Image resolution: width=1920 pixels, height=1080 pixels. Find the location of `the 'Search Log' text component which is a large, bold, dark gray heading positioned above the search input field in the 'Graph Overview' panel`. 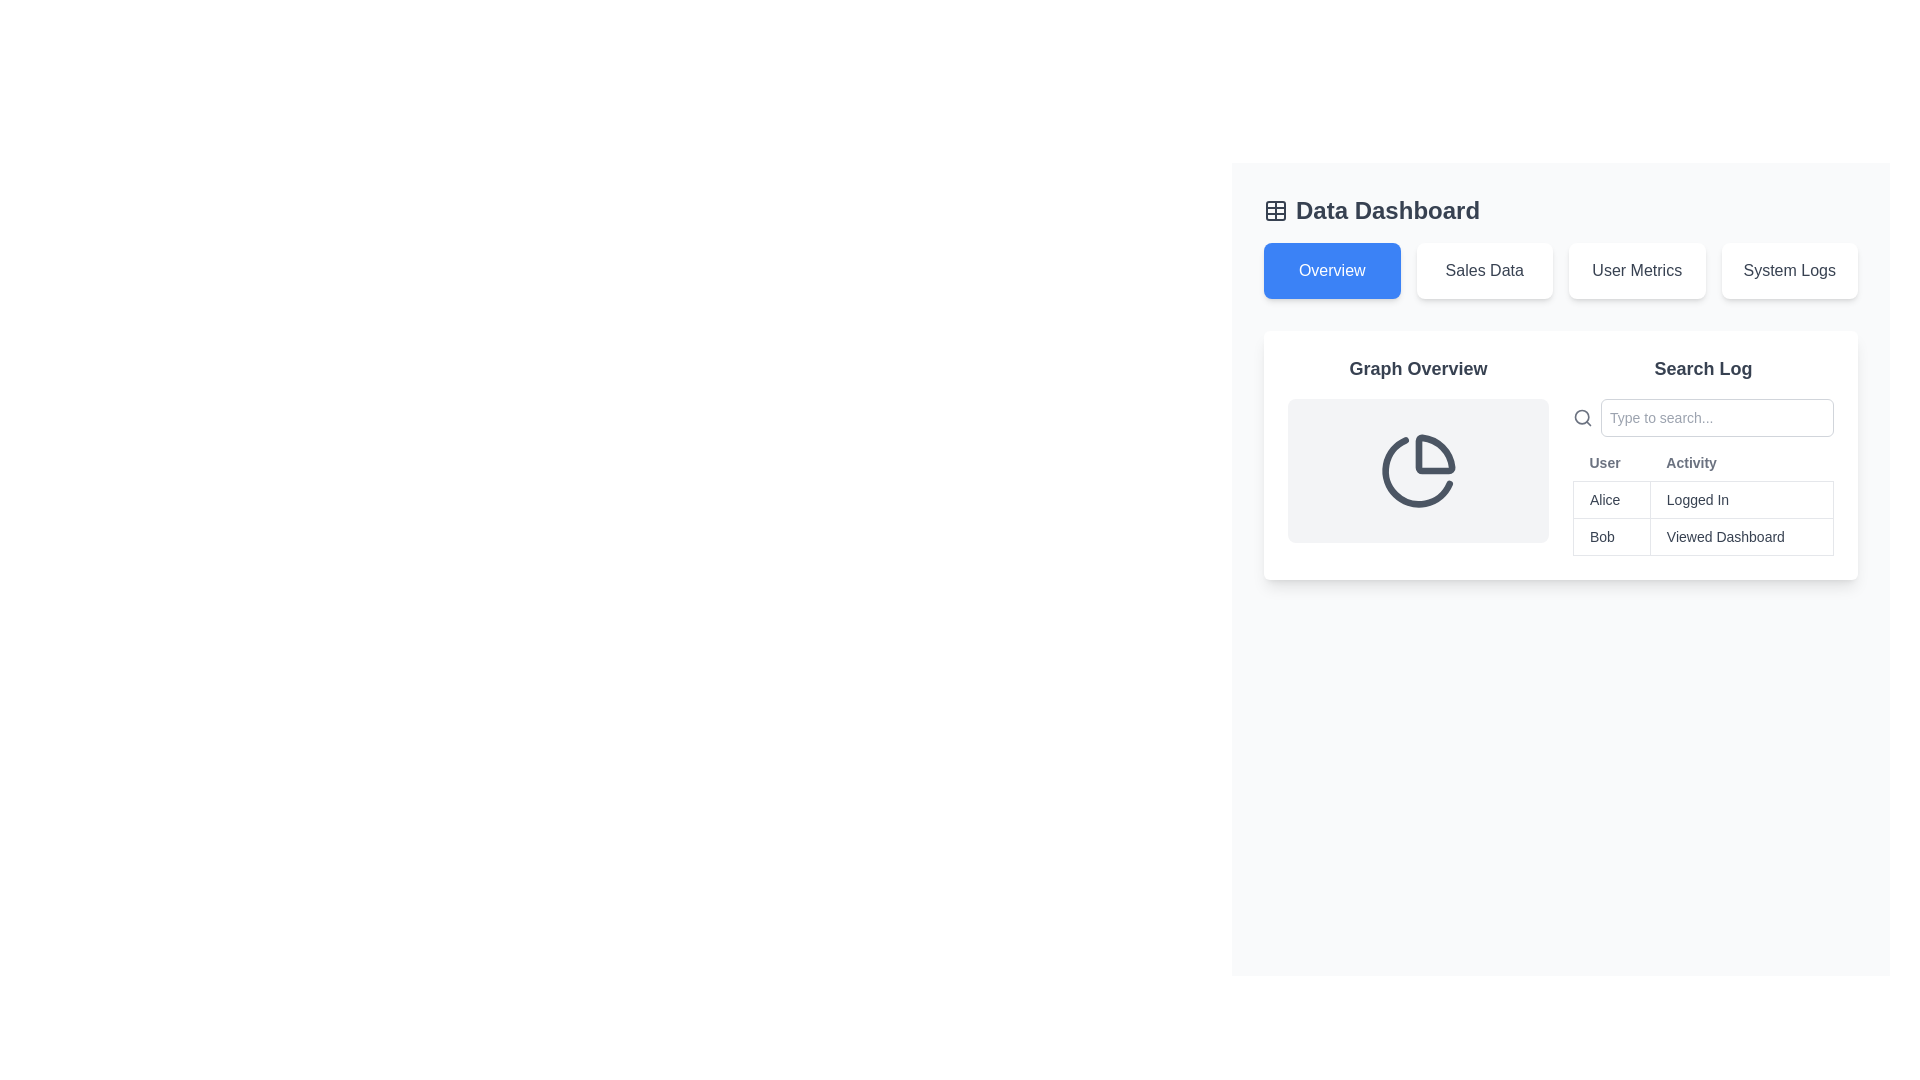

the 'Search Log' text component which is a large, bold, dark gray heading positioned above the search input field in the 'Graph Overview' panel is located at coordinates (1702, 369).